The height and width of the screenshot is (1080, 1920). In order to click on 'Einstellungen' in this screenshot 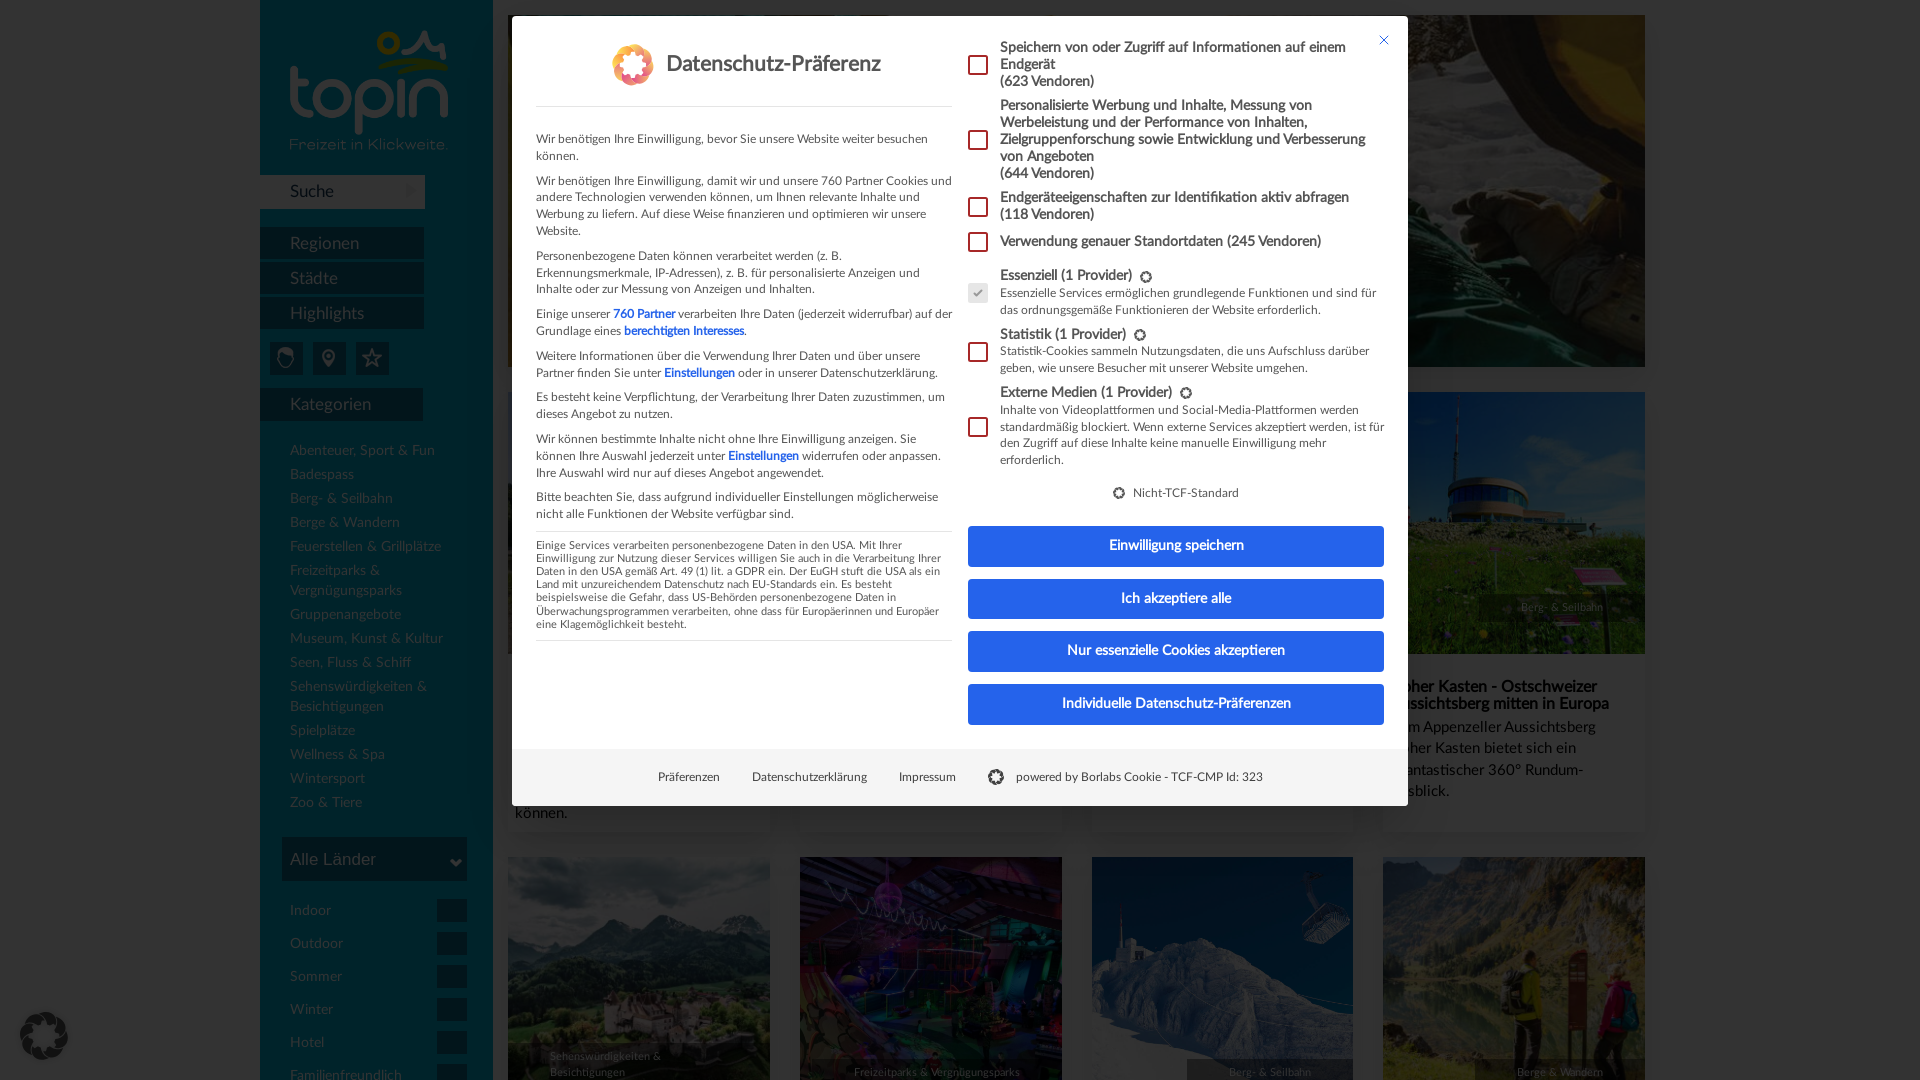, I will do `click(727, 455)`.